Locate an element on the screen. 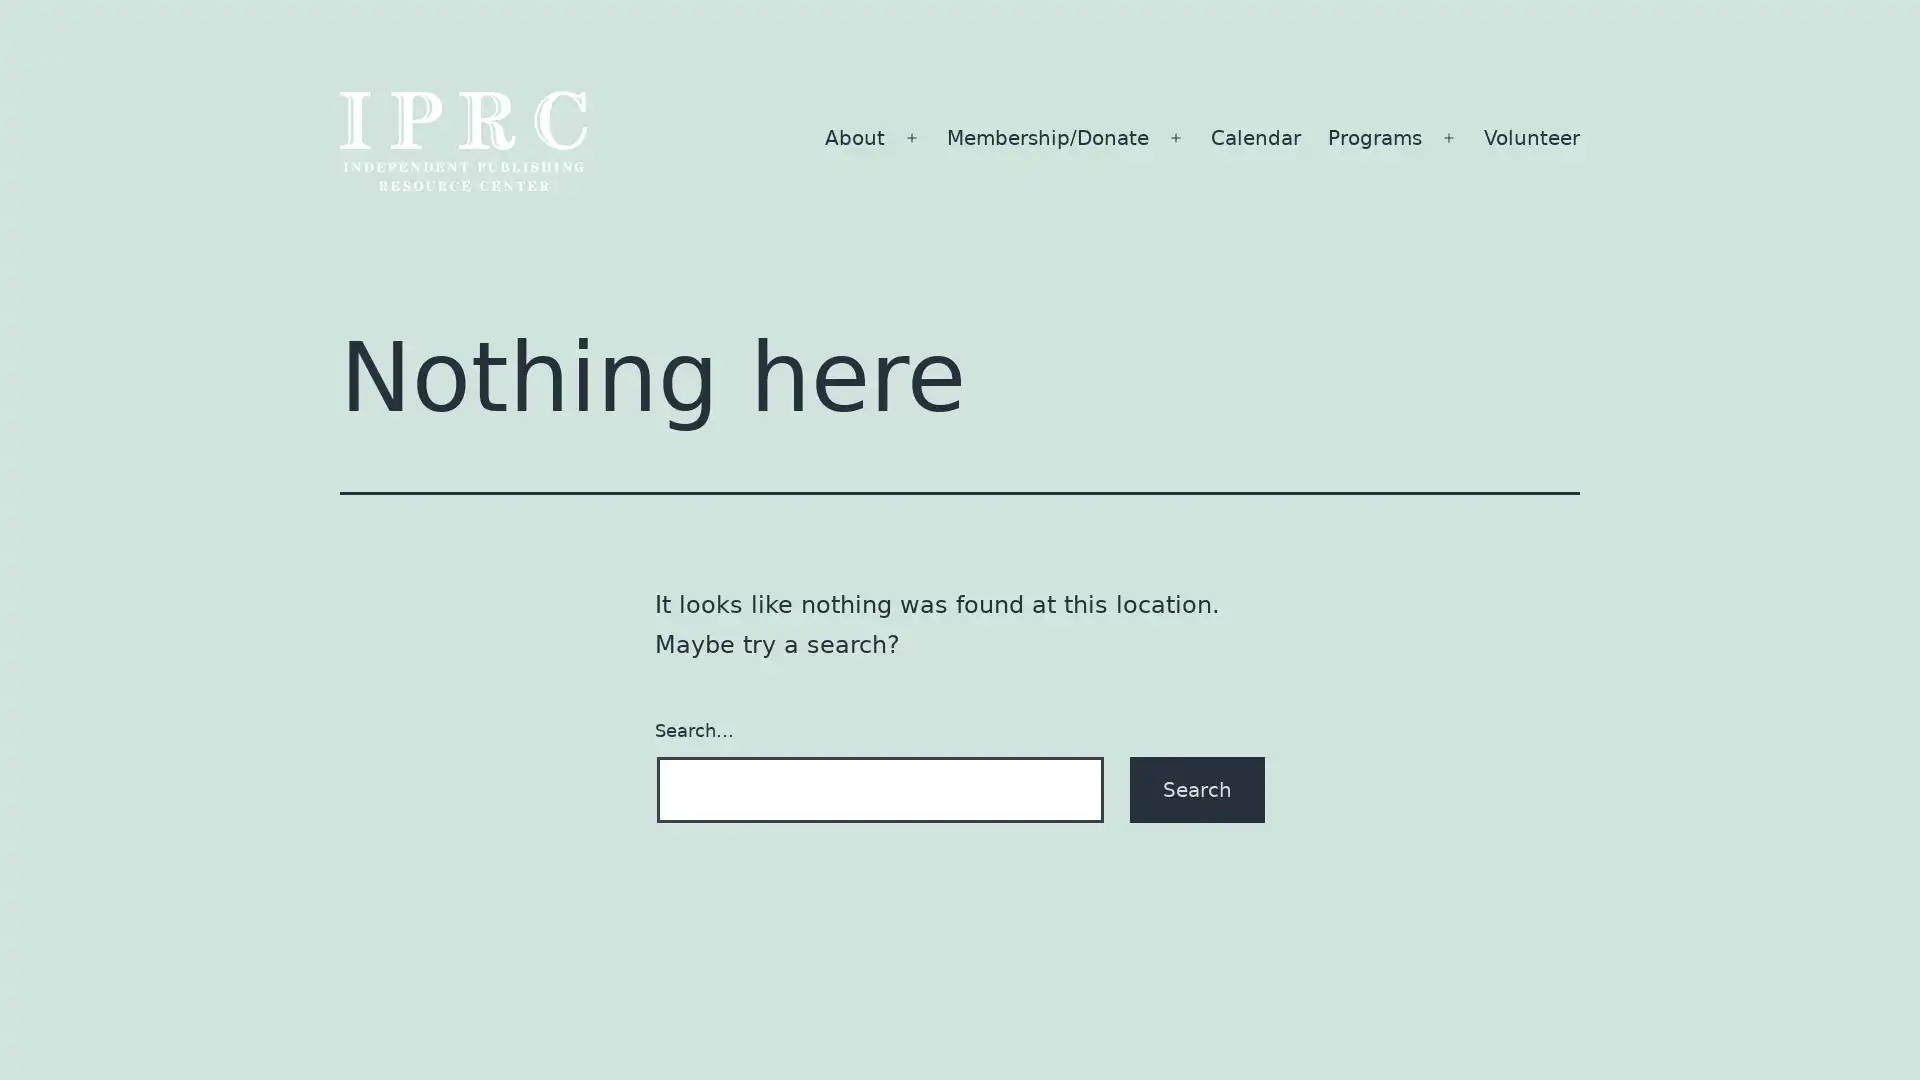 The height and width of the screenshot is (1080, 1920). Open menu is located at coordinates (1176, 137).